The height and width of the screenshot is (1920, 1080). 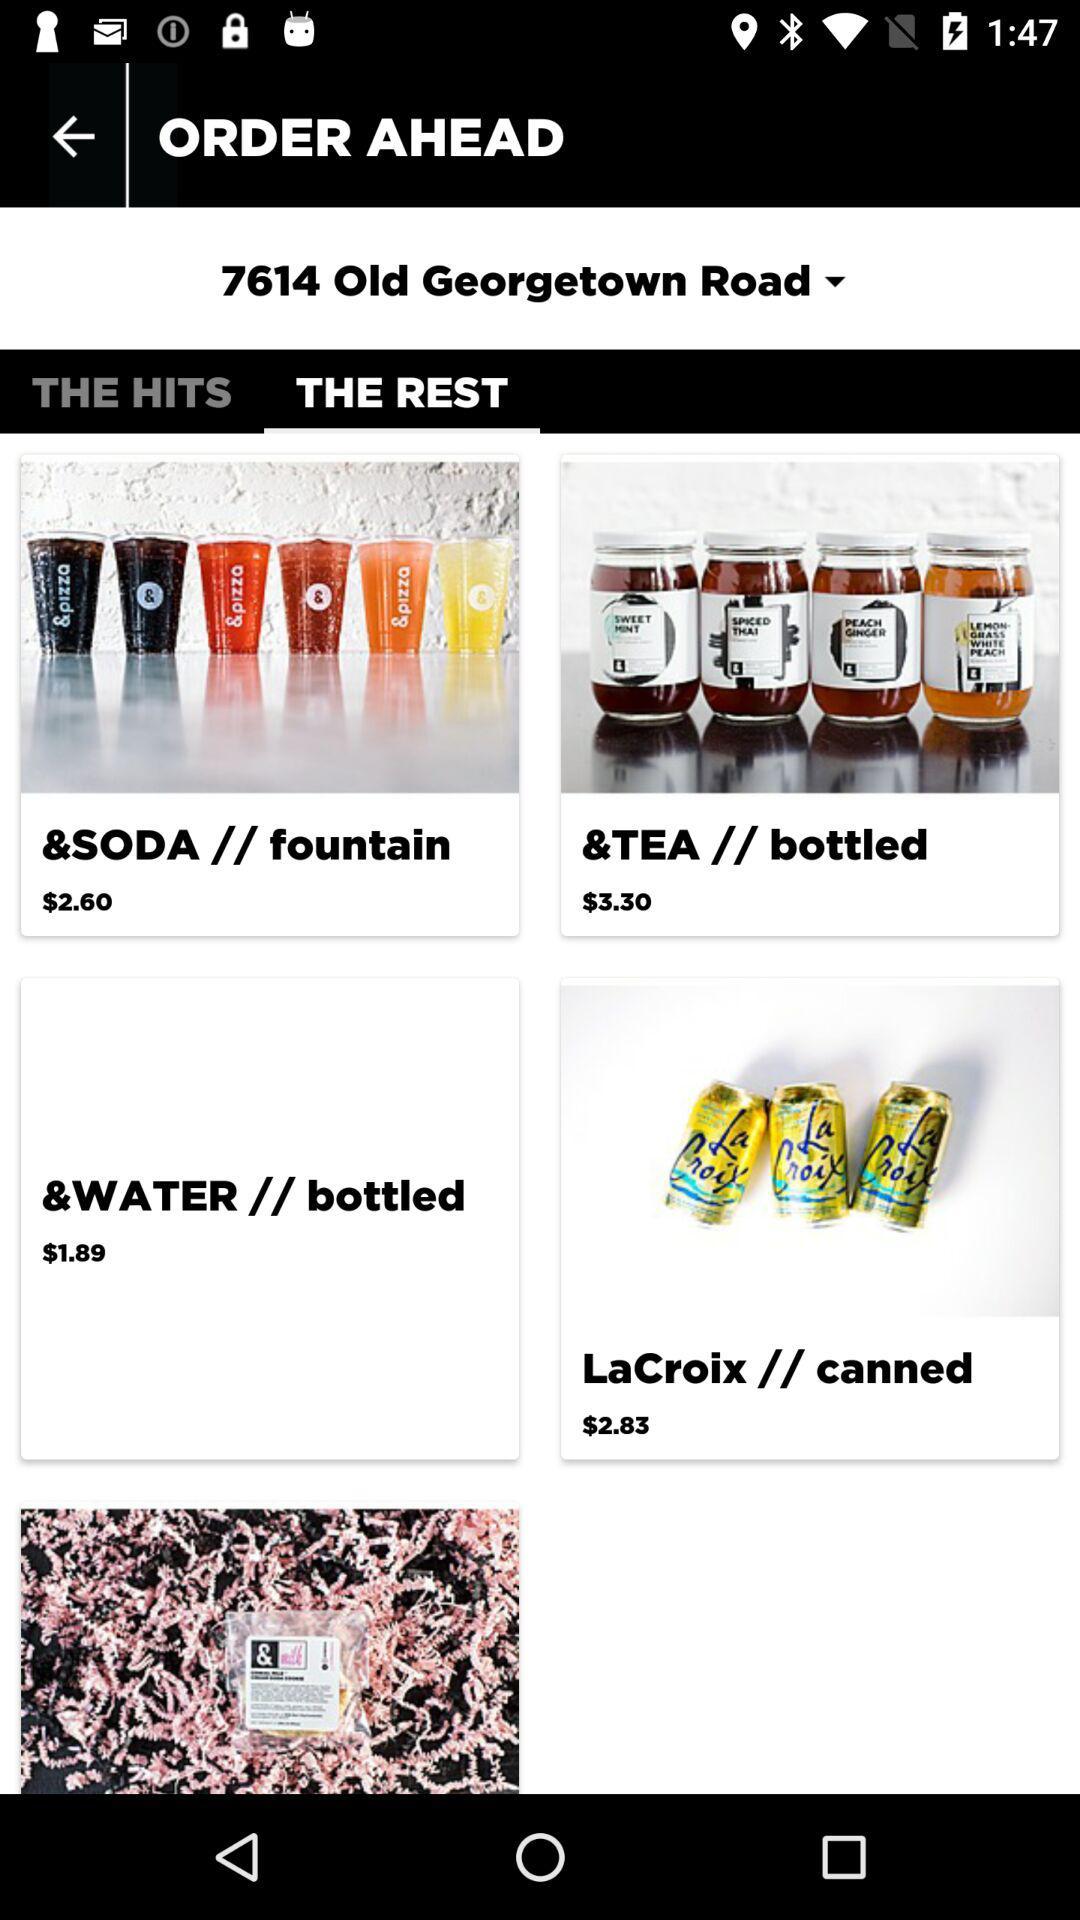 I want to click on app to the left of the order ahead app, so click(x=72, y=135).